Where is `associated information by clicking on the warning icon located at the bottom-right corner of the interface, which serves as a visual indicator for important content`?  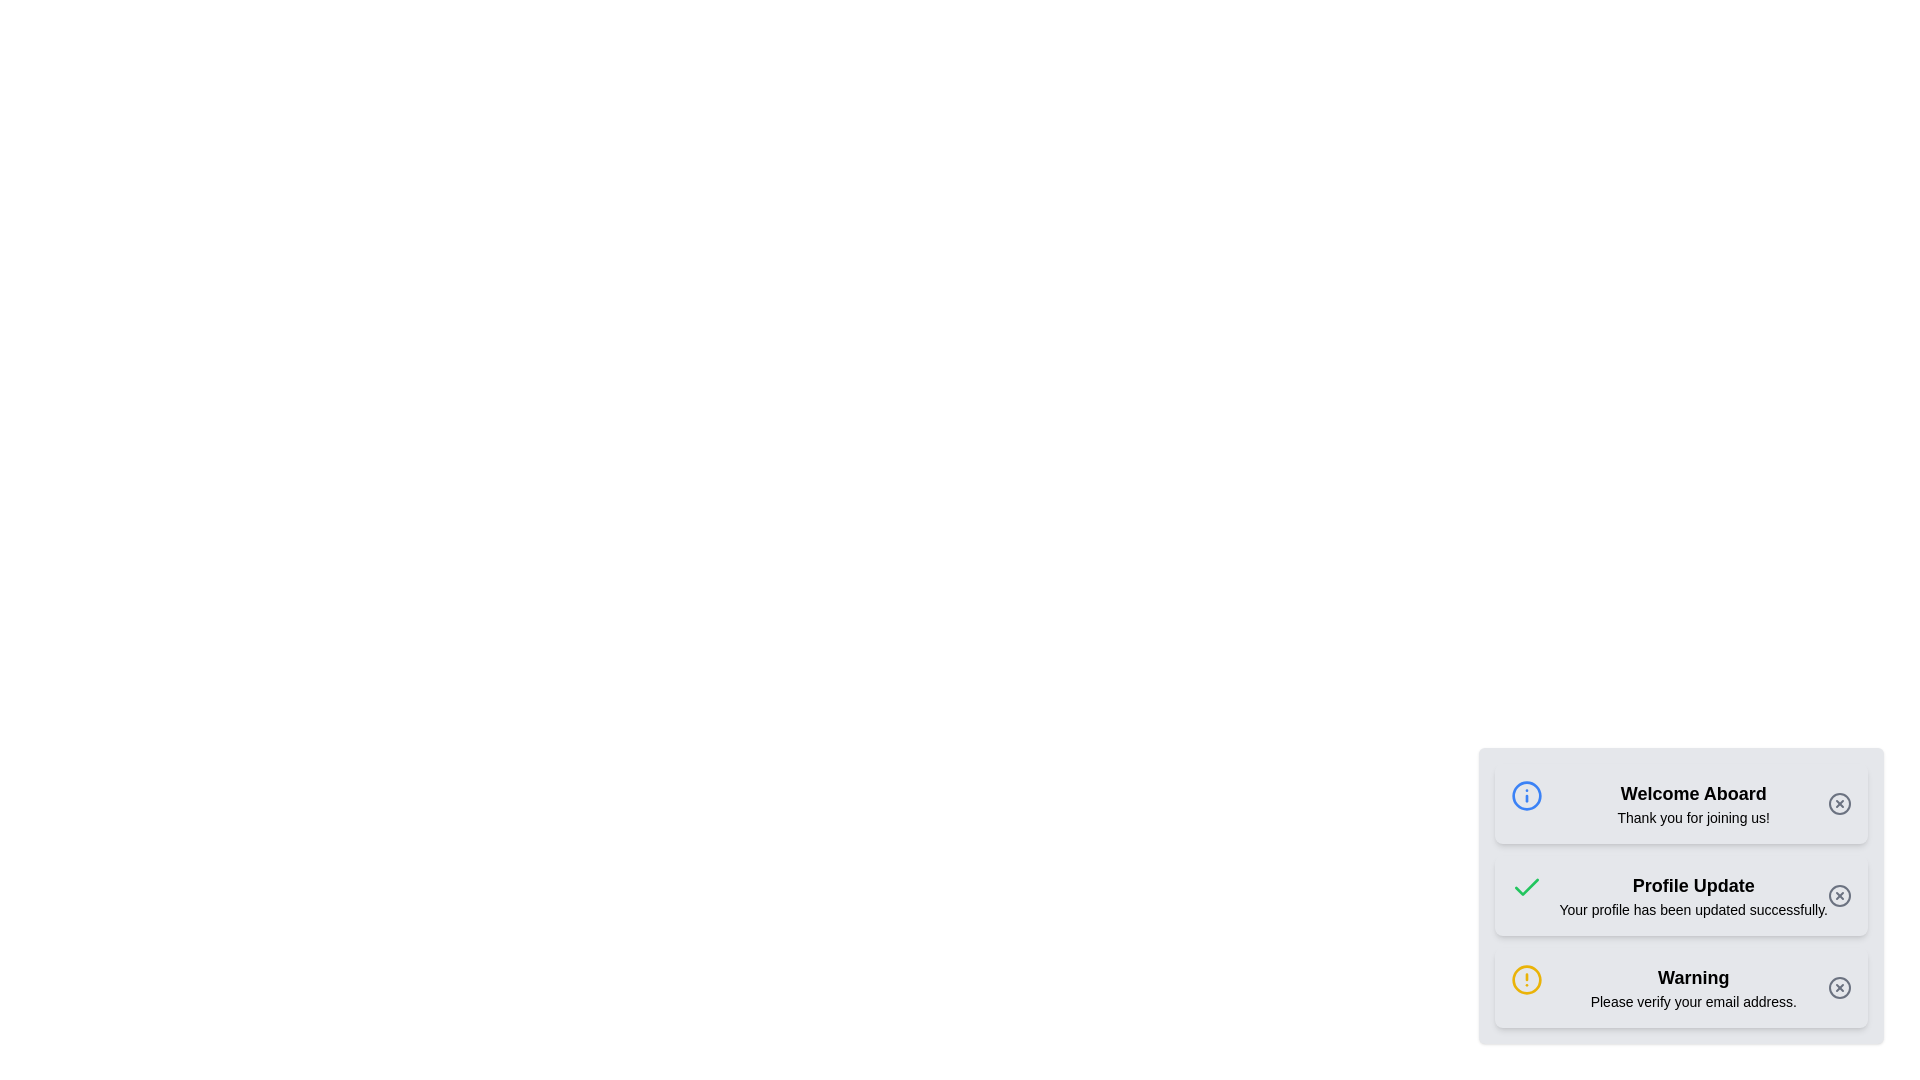 associated information by clicking on the warning icon located at the bottom-right corner of the interface, which serves as a visual indicator for important content is located at coordinates (1526, 978).